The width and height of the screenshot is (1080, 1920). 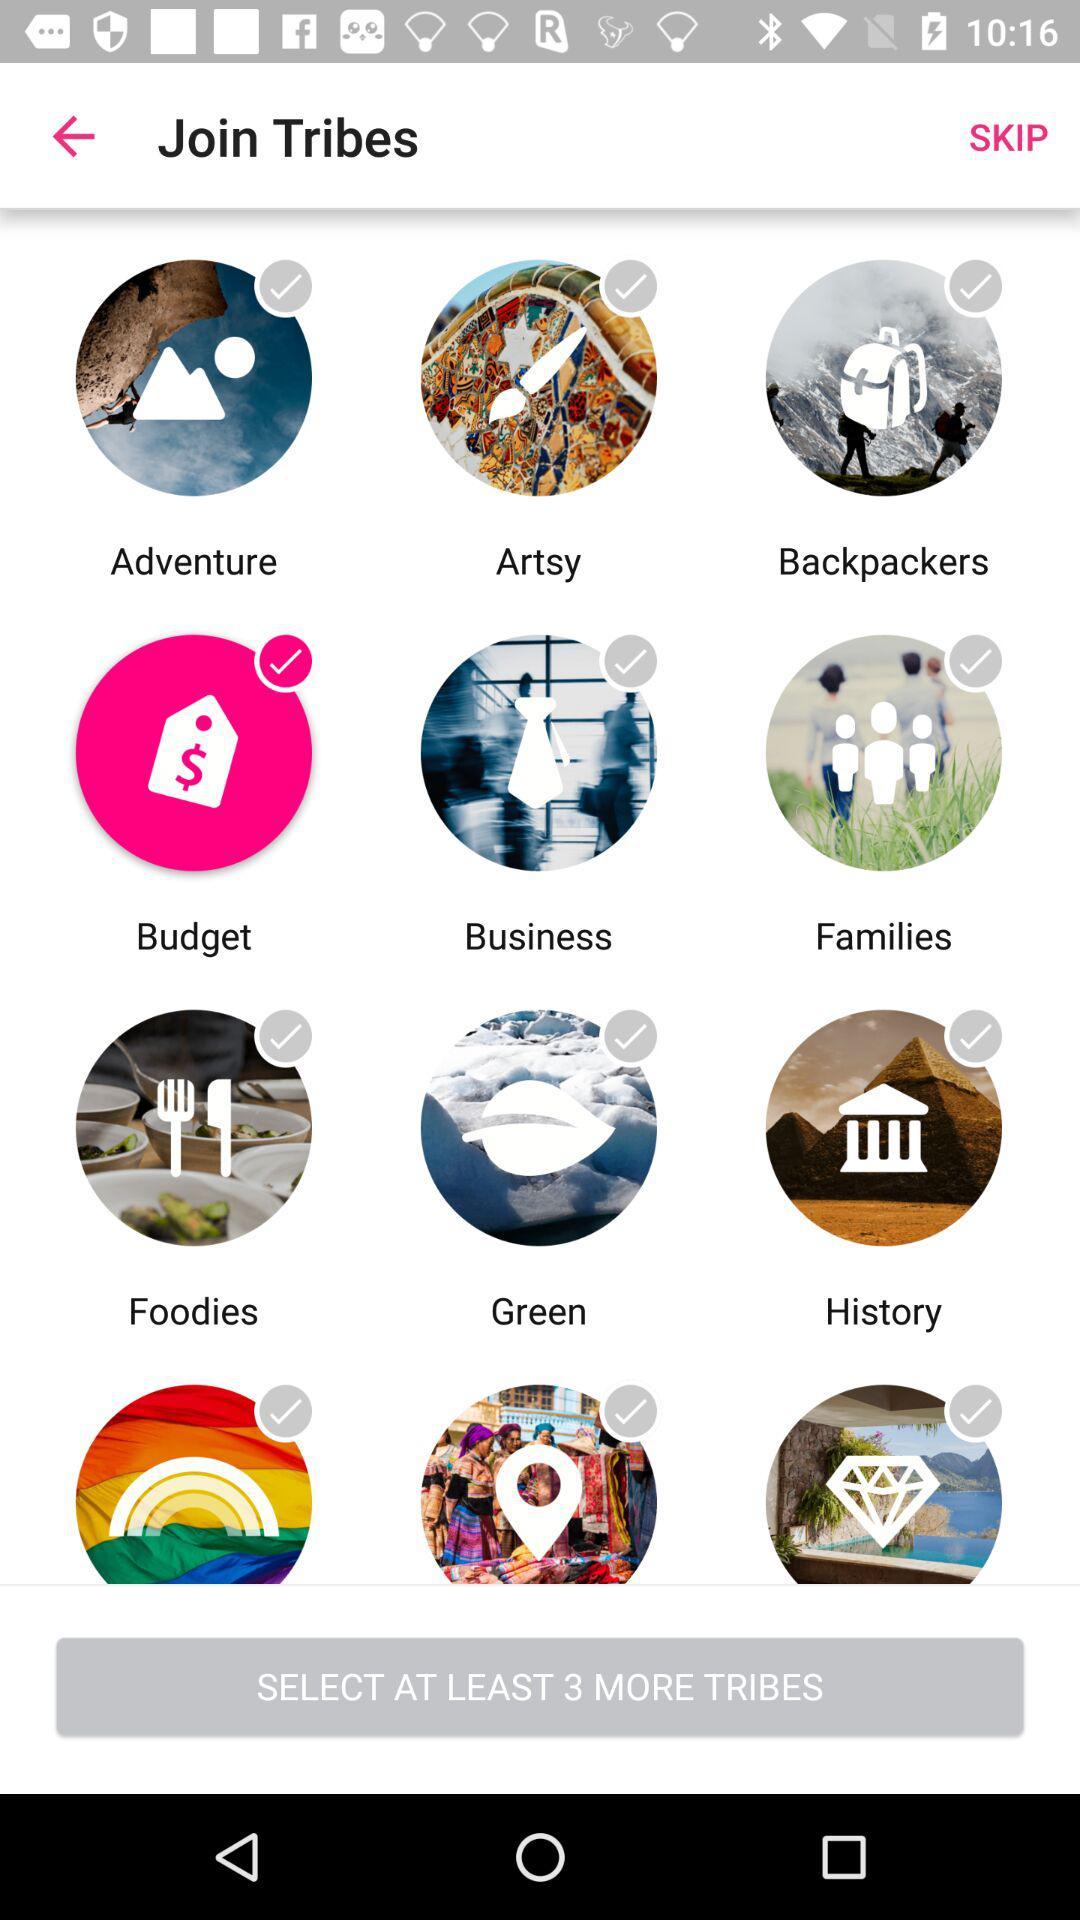 What do you see at coordinates (193, 746) in the screenshot?
I see `budget` at bounding box center [193, 746].